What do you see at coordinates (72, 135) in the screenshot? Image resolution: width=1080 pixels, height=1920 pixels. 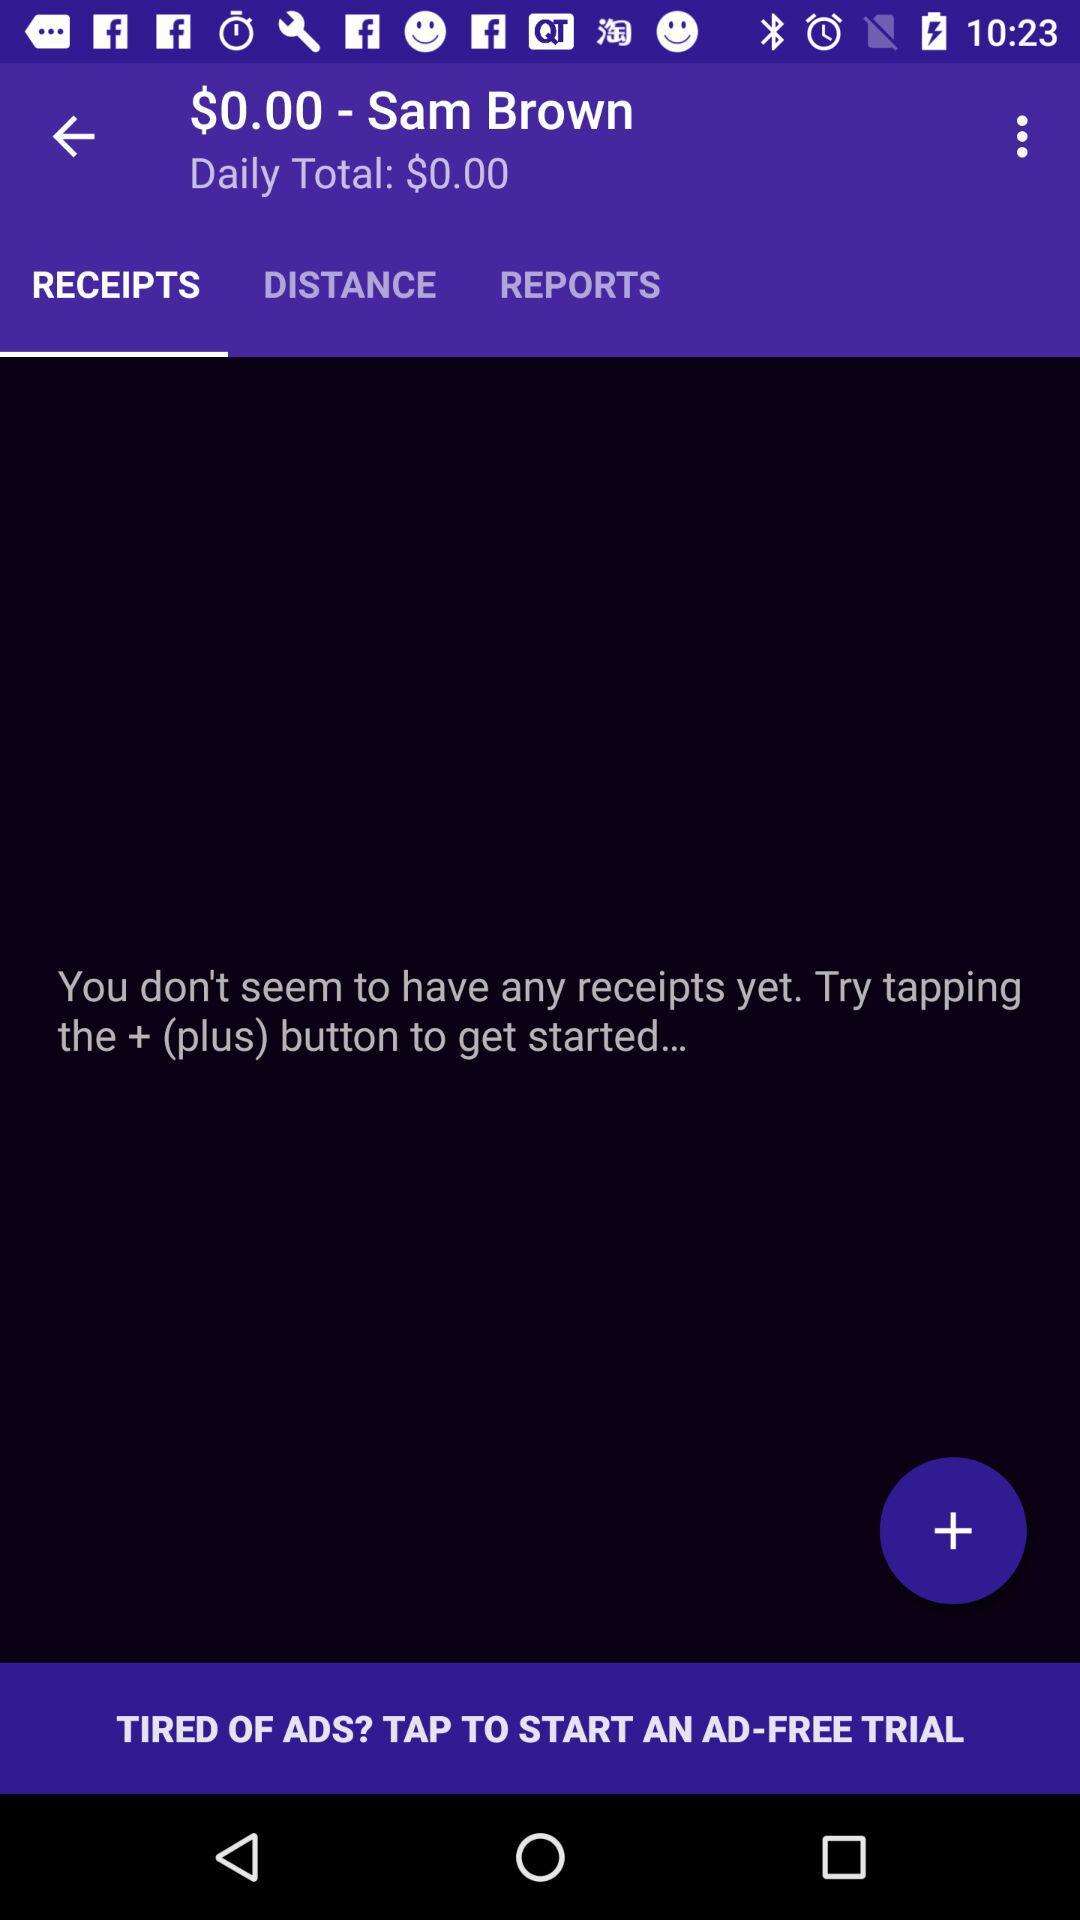 I see `icon next to the 0 00 sam` at bounding box center [72, 135].